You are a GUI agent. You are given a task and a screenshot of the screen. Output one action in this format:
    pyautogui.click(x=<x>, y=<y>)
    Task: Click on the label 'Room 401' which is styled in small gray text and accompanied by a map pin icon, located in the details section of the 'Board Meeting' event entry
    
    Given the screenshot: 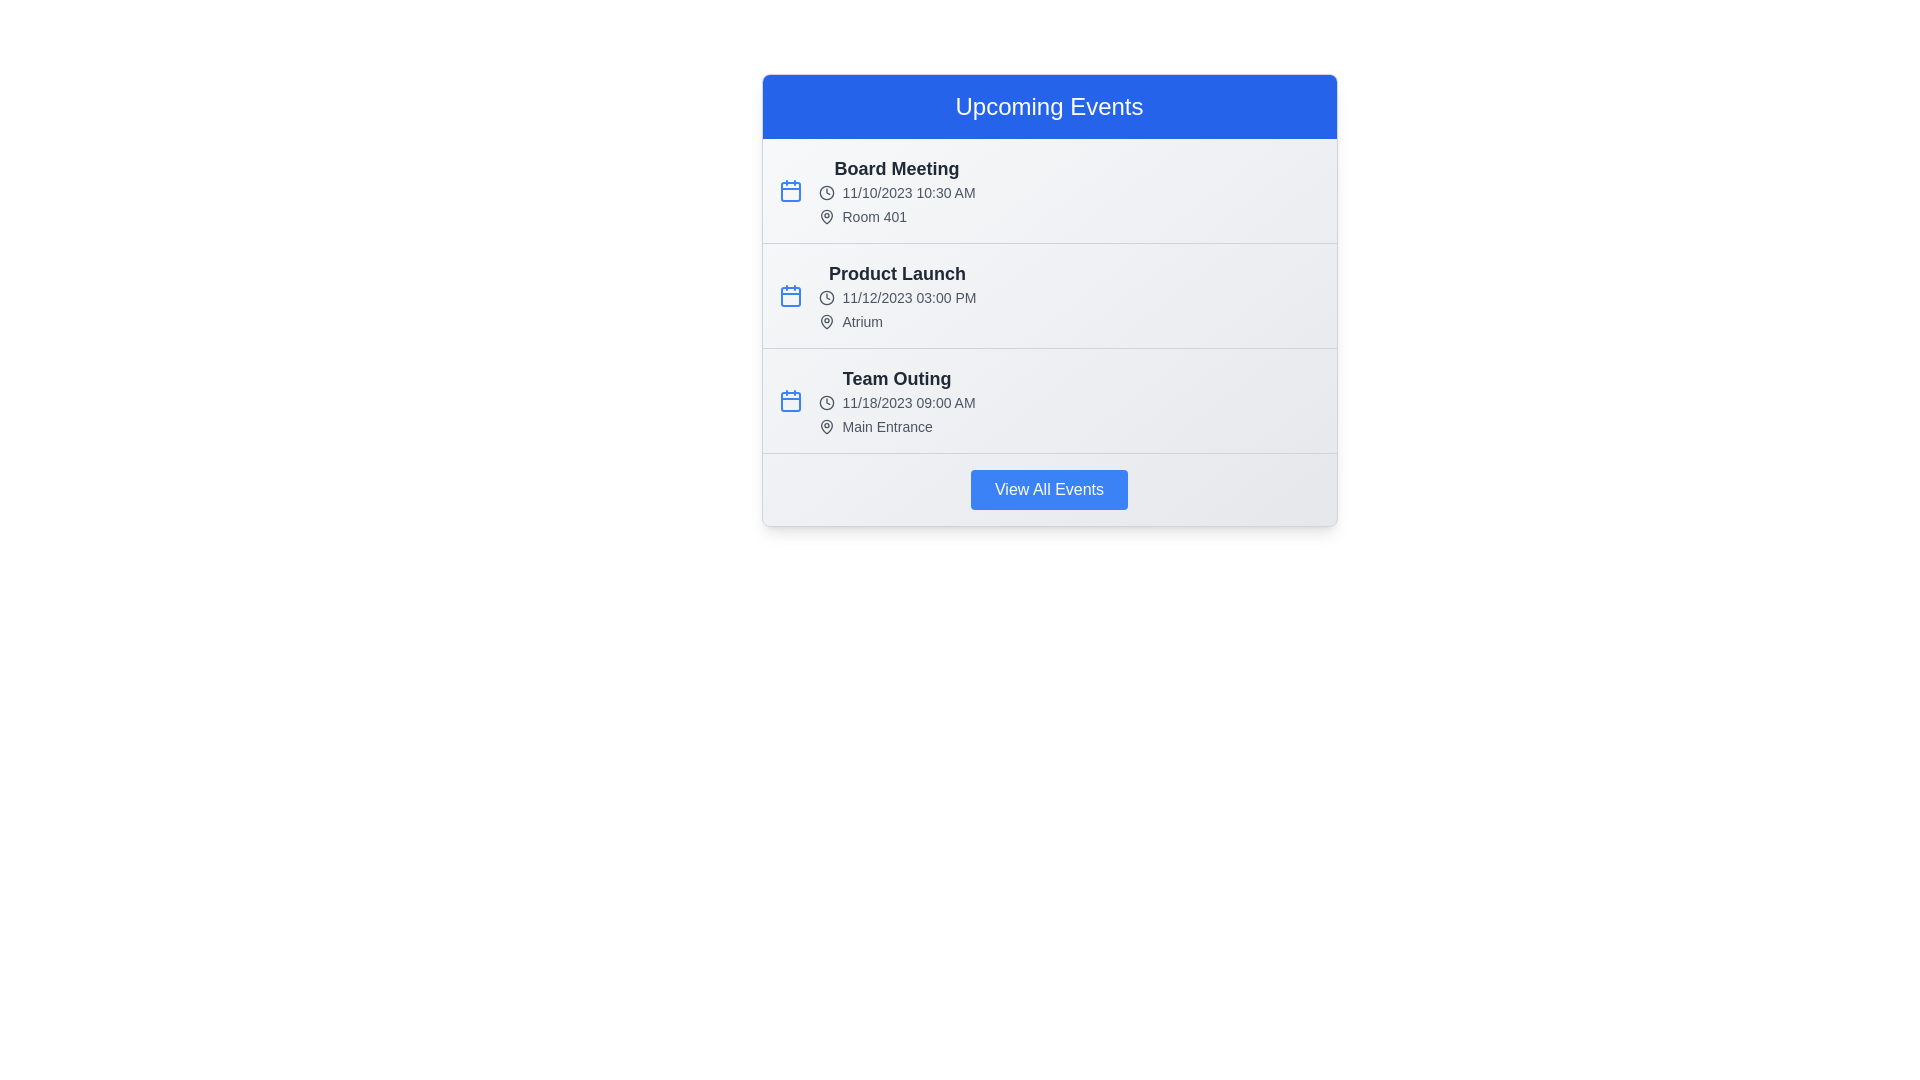 What is the action you would take?
    pyautogui.click(x=896, y=216)
    